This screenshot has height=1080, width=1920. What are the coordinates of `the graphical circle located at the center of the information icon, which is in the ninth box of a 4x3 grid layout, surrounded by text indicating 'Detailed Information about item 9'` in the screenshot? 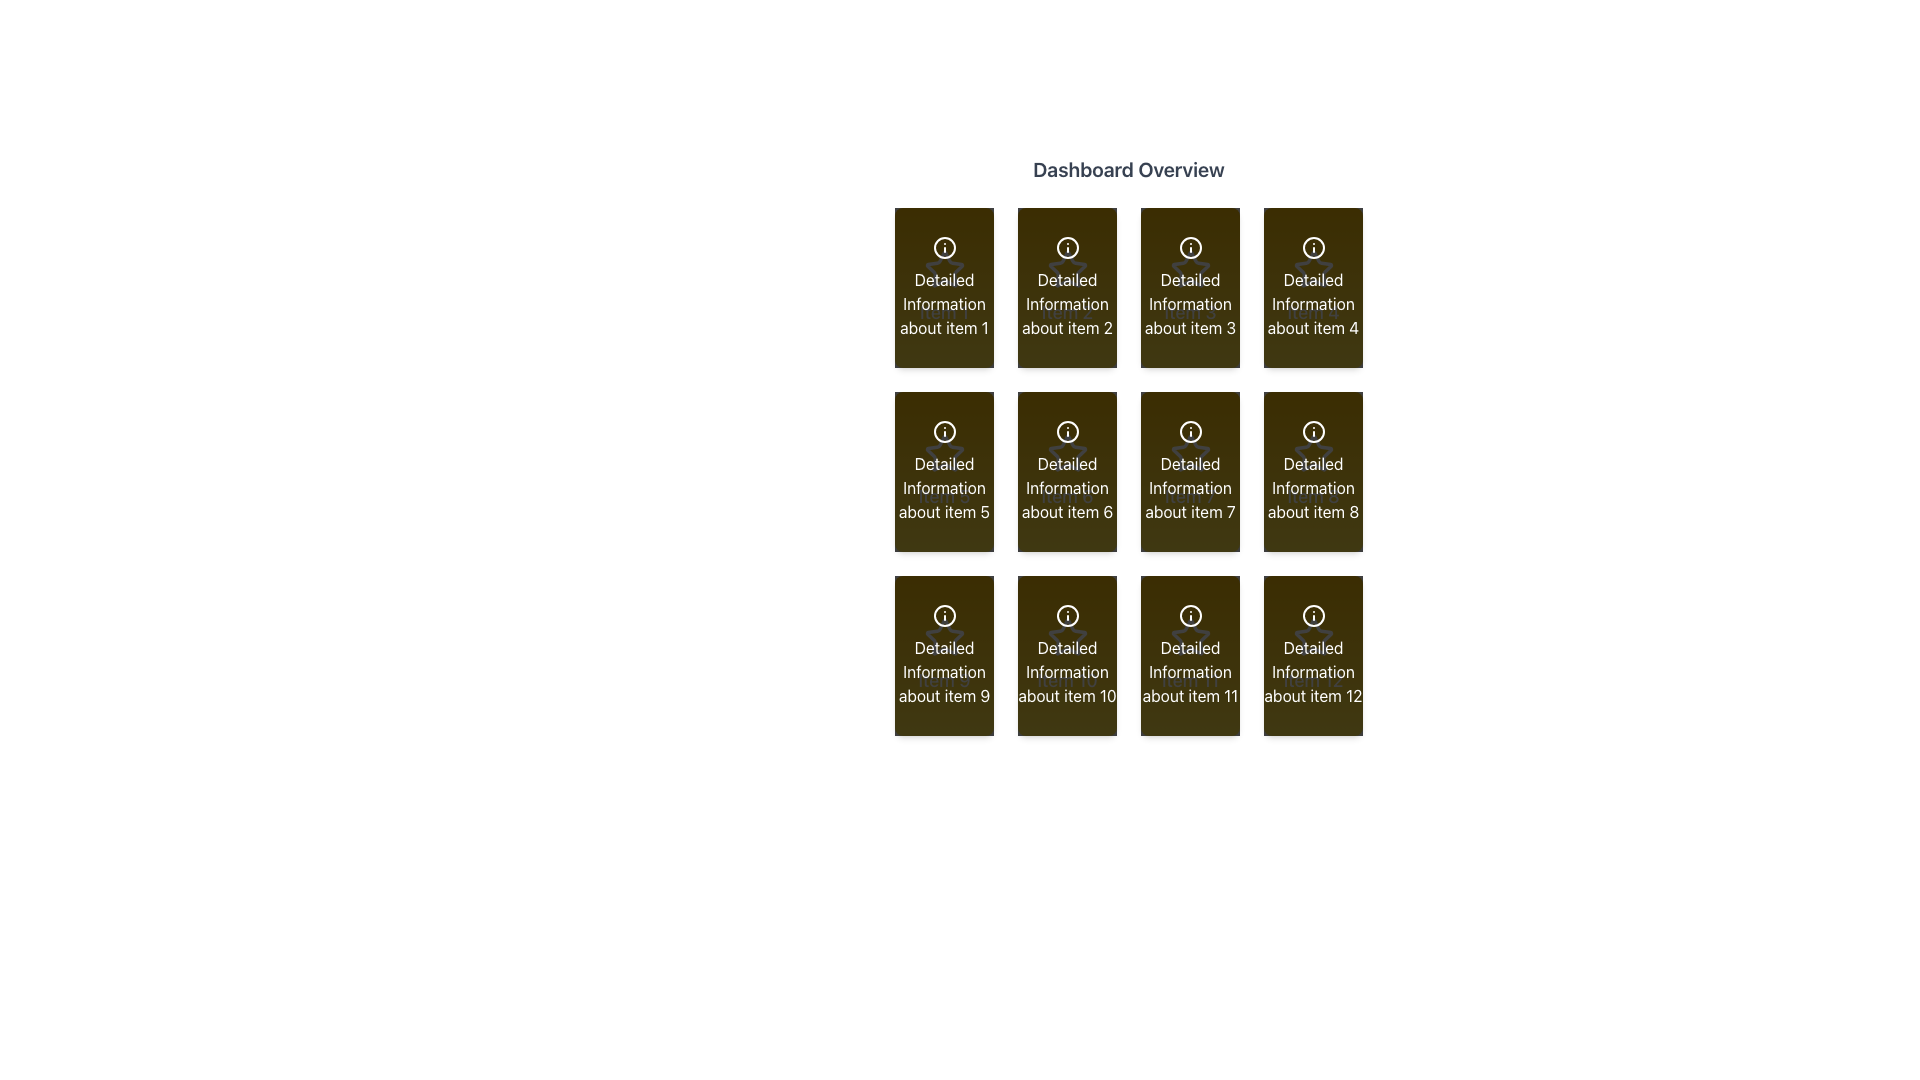 It's located at (943, 615).